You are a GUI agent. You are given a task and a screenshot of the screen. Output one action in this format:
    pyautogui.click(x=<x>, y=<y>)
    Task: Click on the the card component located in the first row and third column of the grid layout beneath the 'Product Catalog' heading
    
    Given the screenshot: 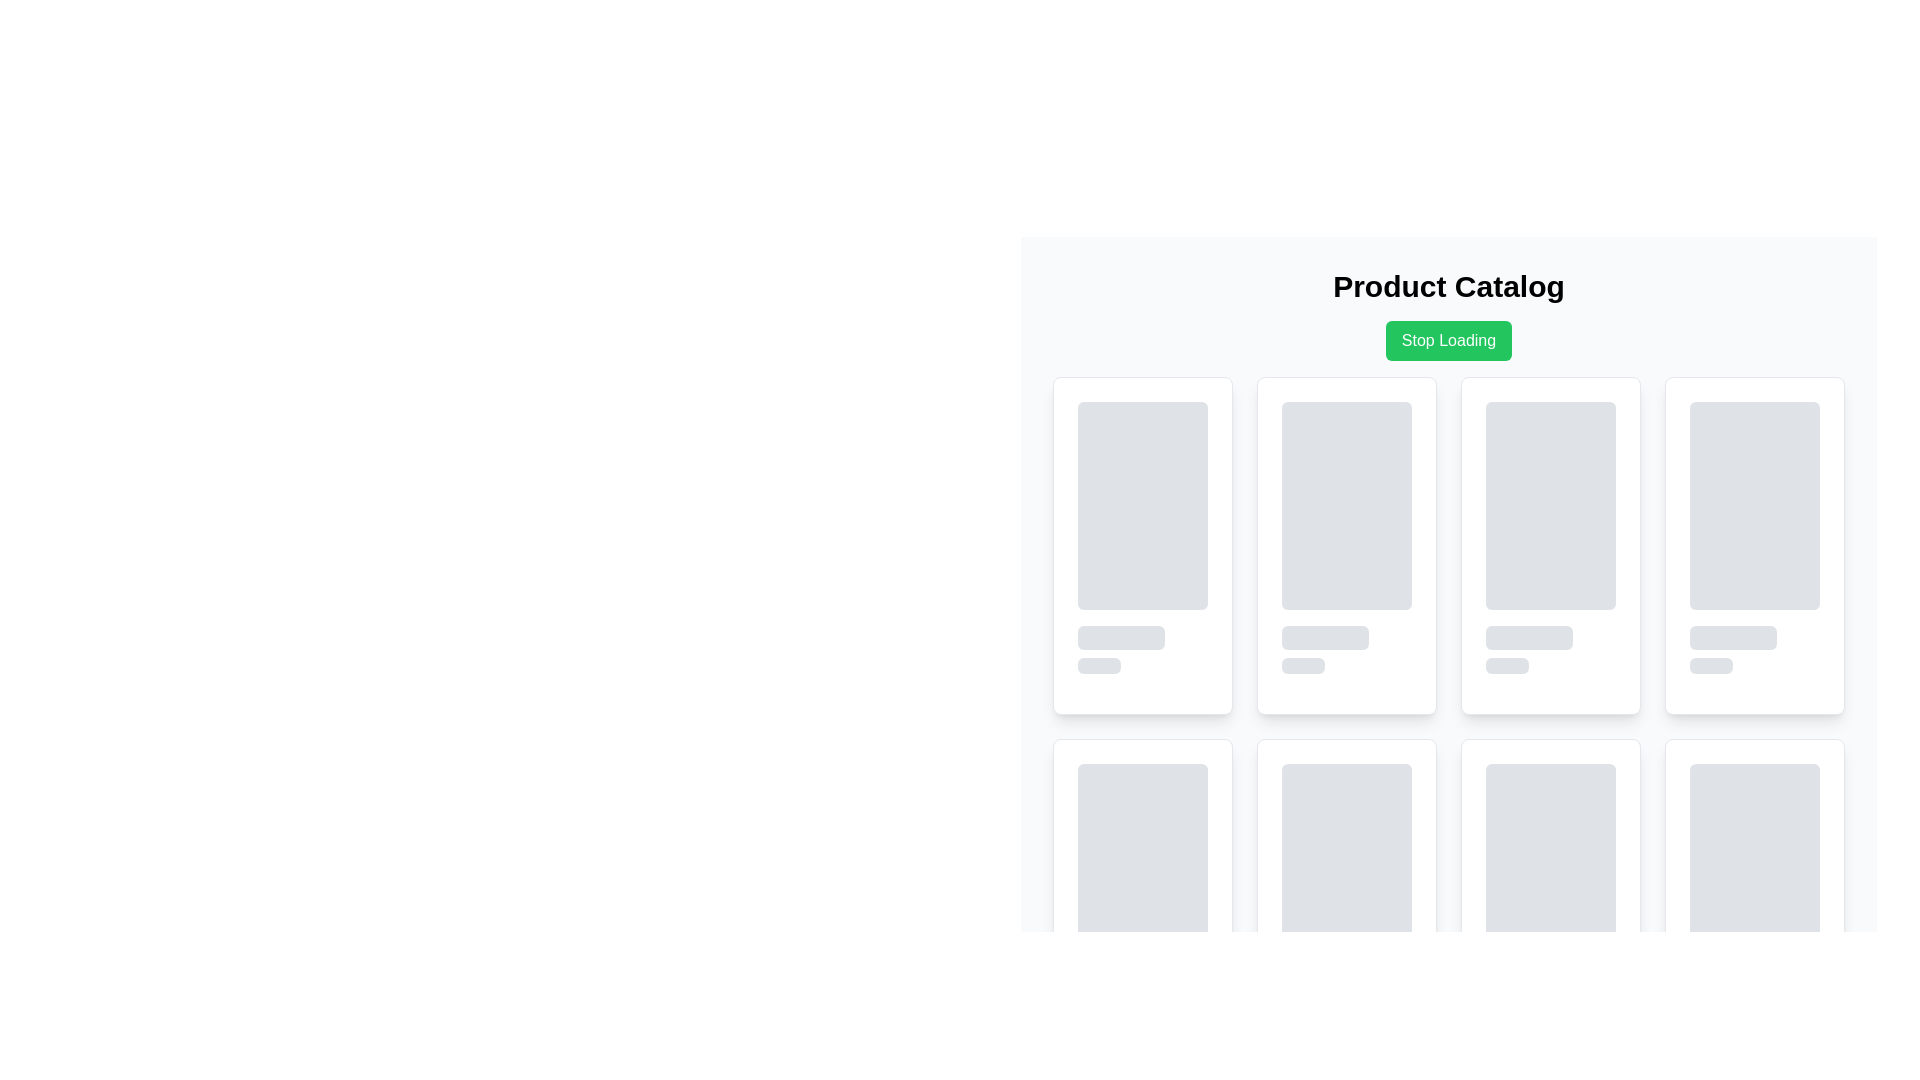 What is the action you would take?
    pyautogui.click(x=1549, y=546)
    